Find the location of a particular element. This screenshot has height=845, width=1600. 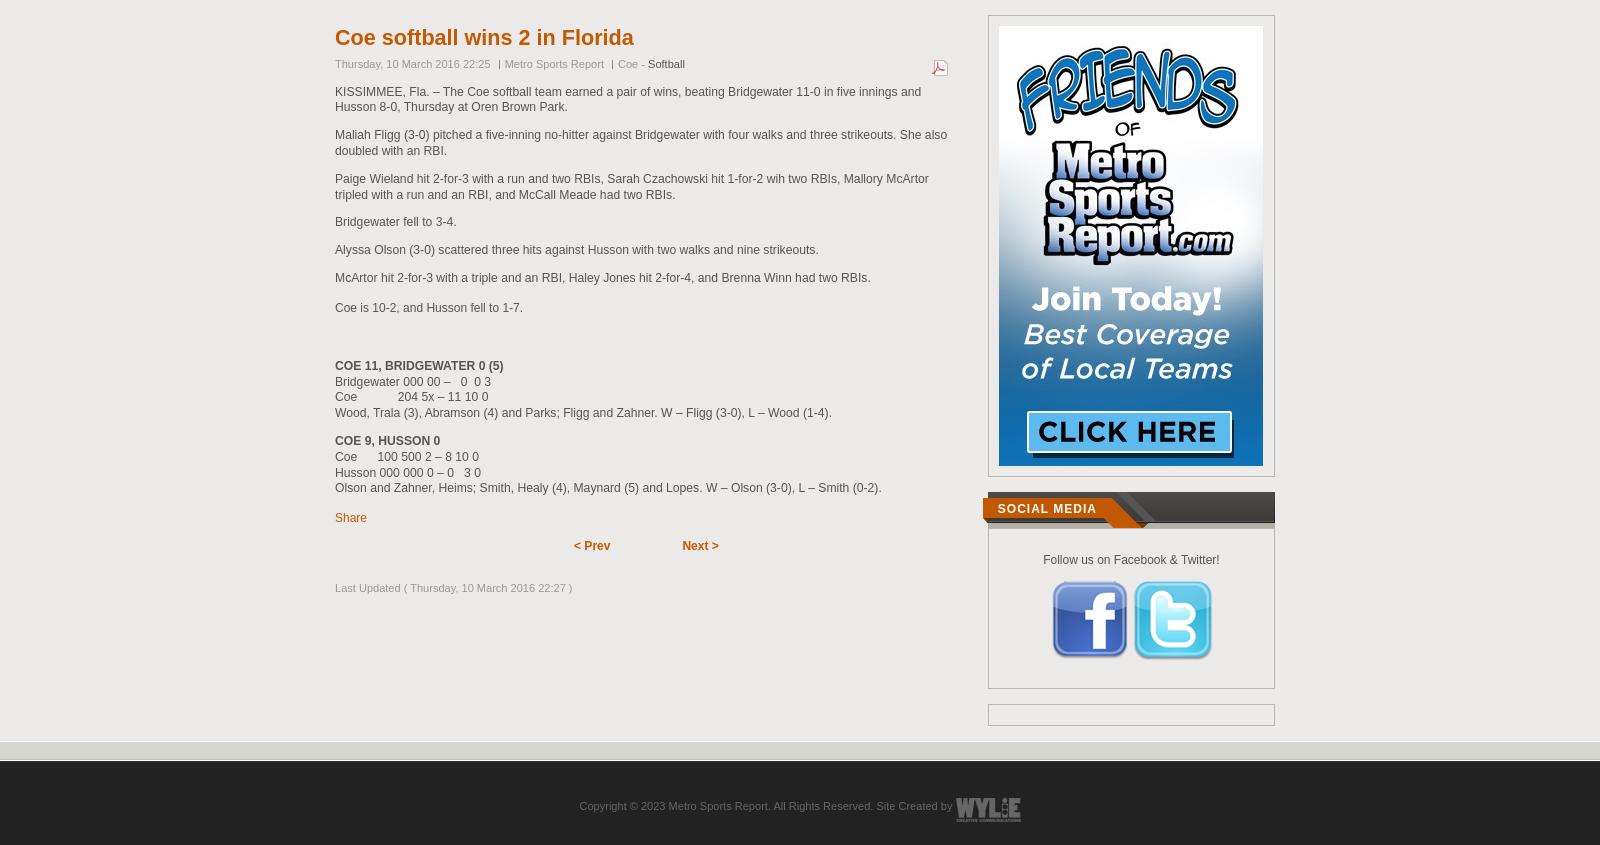

'COE 11, BRIDGEWATER 0 (5)' is located at coordinates (335, 364).